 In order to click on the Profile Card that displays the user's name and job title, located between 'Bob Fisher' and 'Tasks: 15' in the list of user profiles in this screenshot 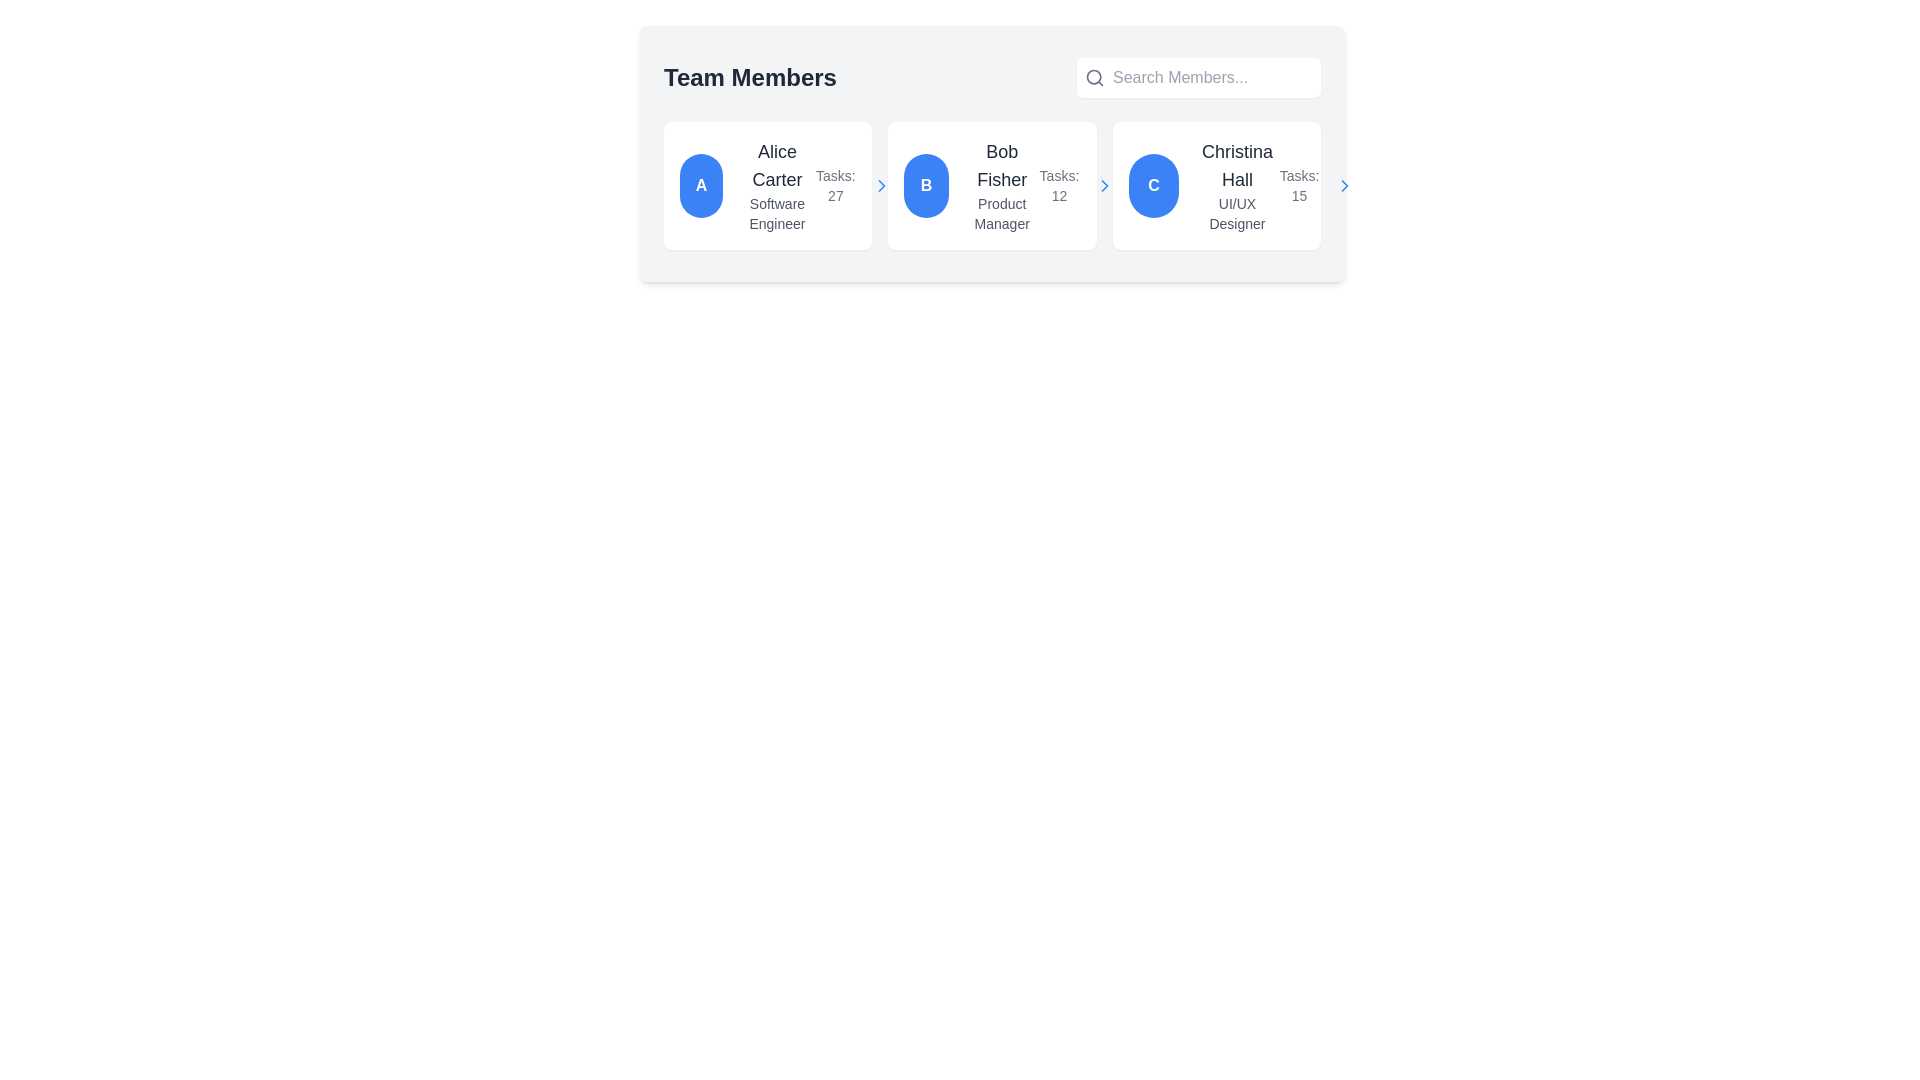, I will do `click(1203, 185)`.